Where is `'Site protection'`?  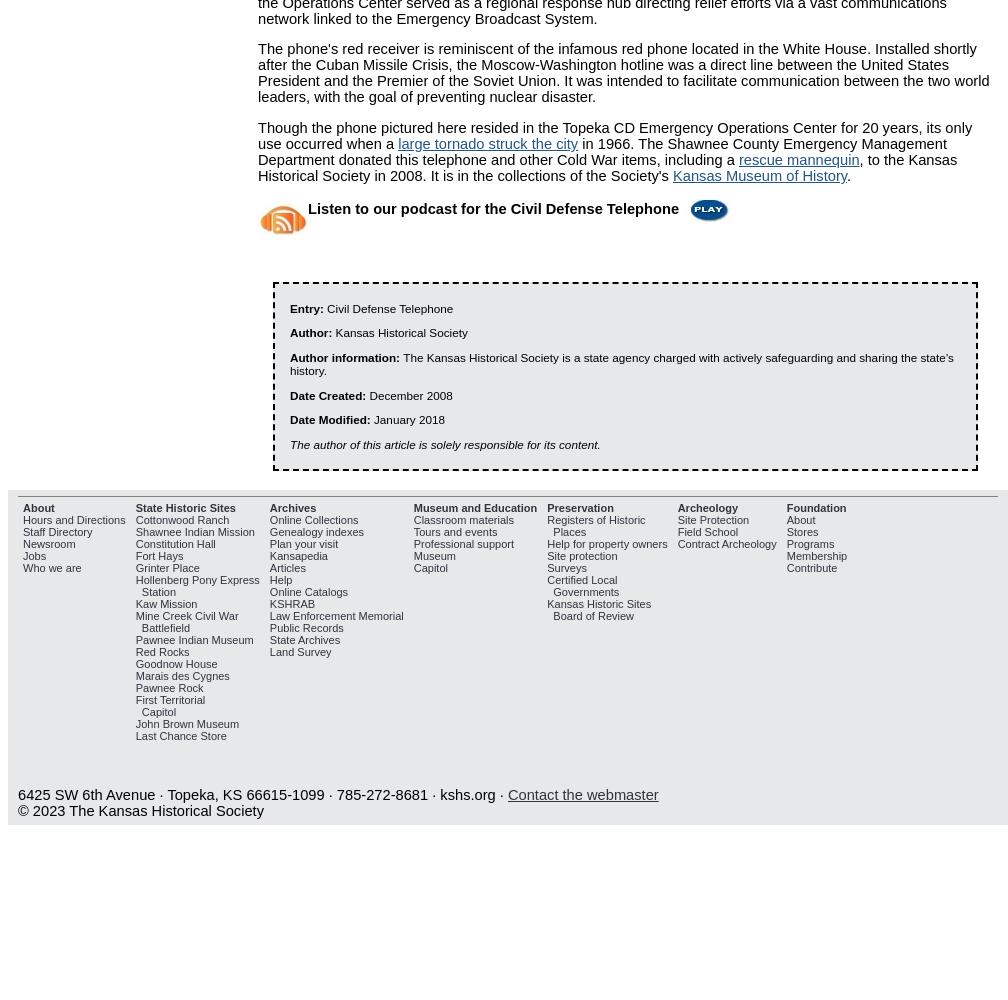 'Site protection' is located at coordinates (582, 555).